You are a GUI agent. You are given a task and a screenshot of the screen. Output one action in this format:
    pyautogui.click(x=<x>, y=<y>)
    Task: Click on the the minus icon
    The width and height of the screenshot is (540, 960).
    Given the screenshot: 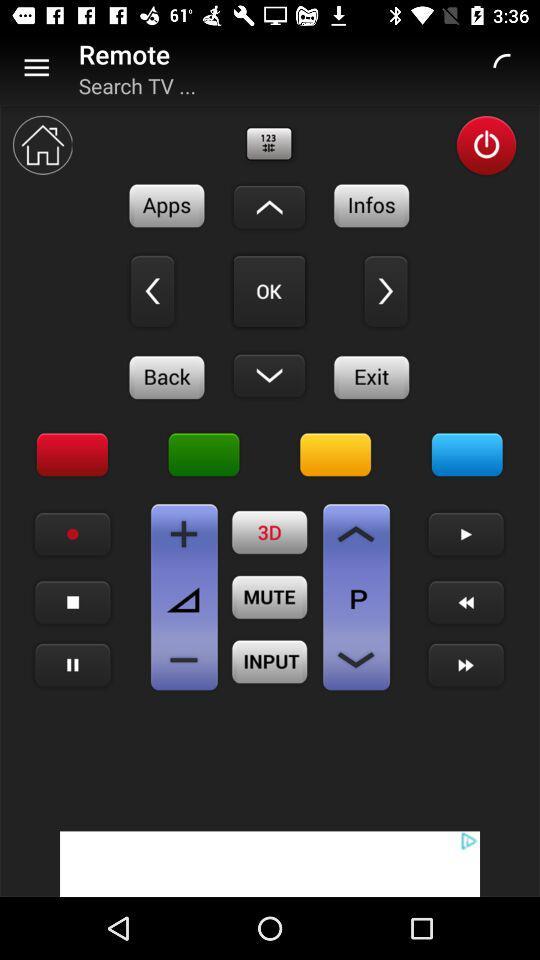 What is the action you would take?
    pyautogui.click(x=184, y=659)
    